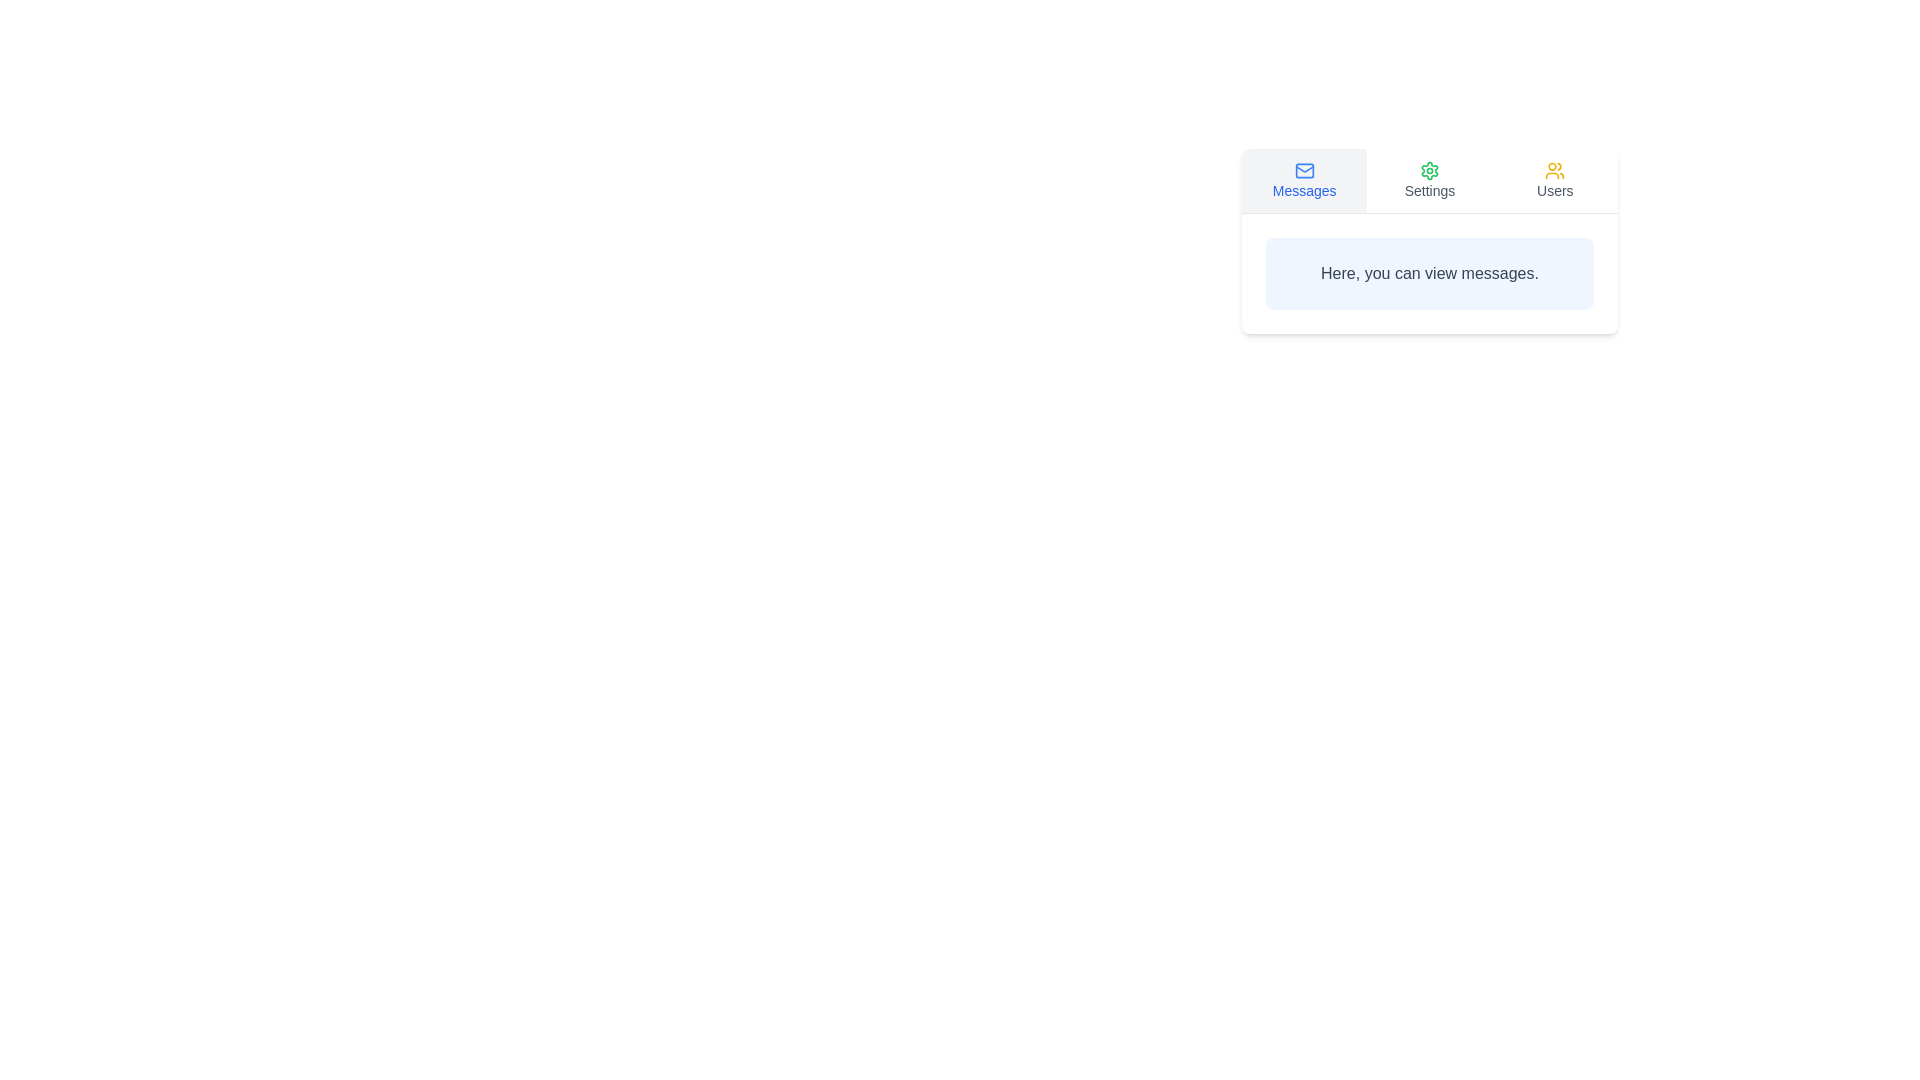 Image resolution: width=1920 pixels, height=1080 pixels. What do you see at coordinates (1429, 181) in the screenshot?
I see `the Settings tab` at bounding box center [1429, 181].